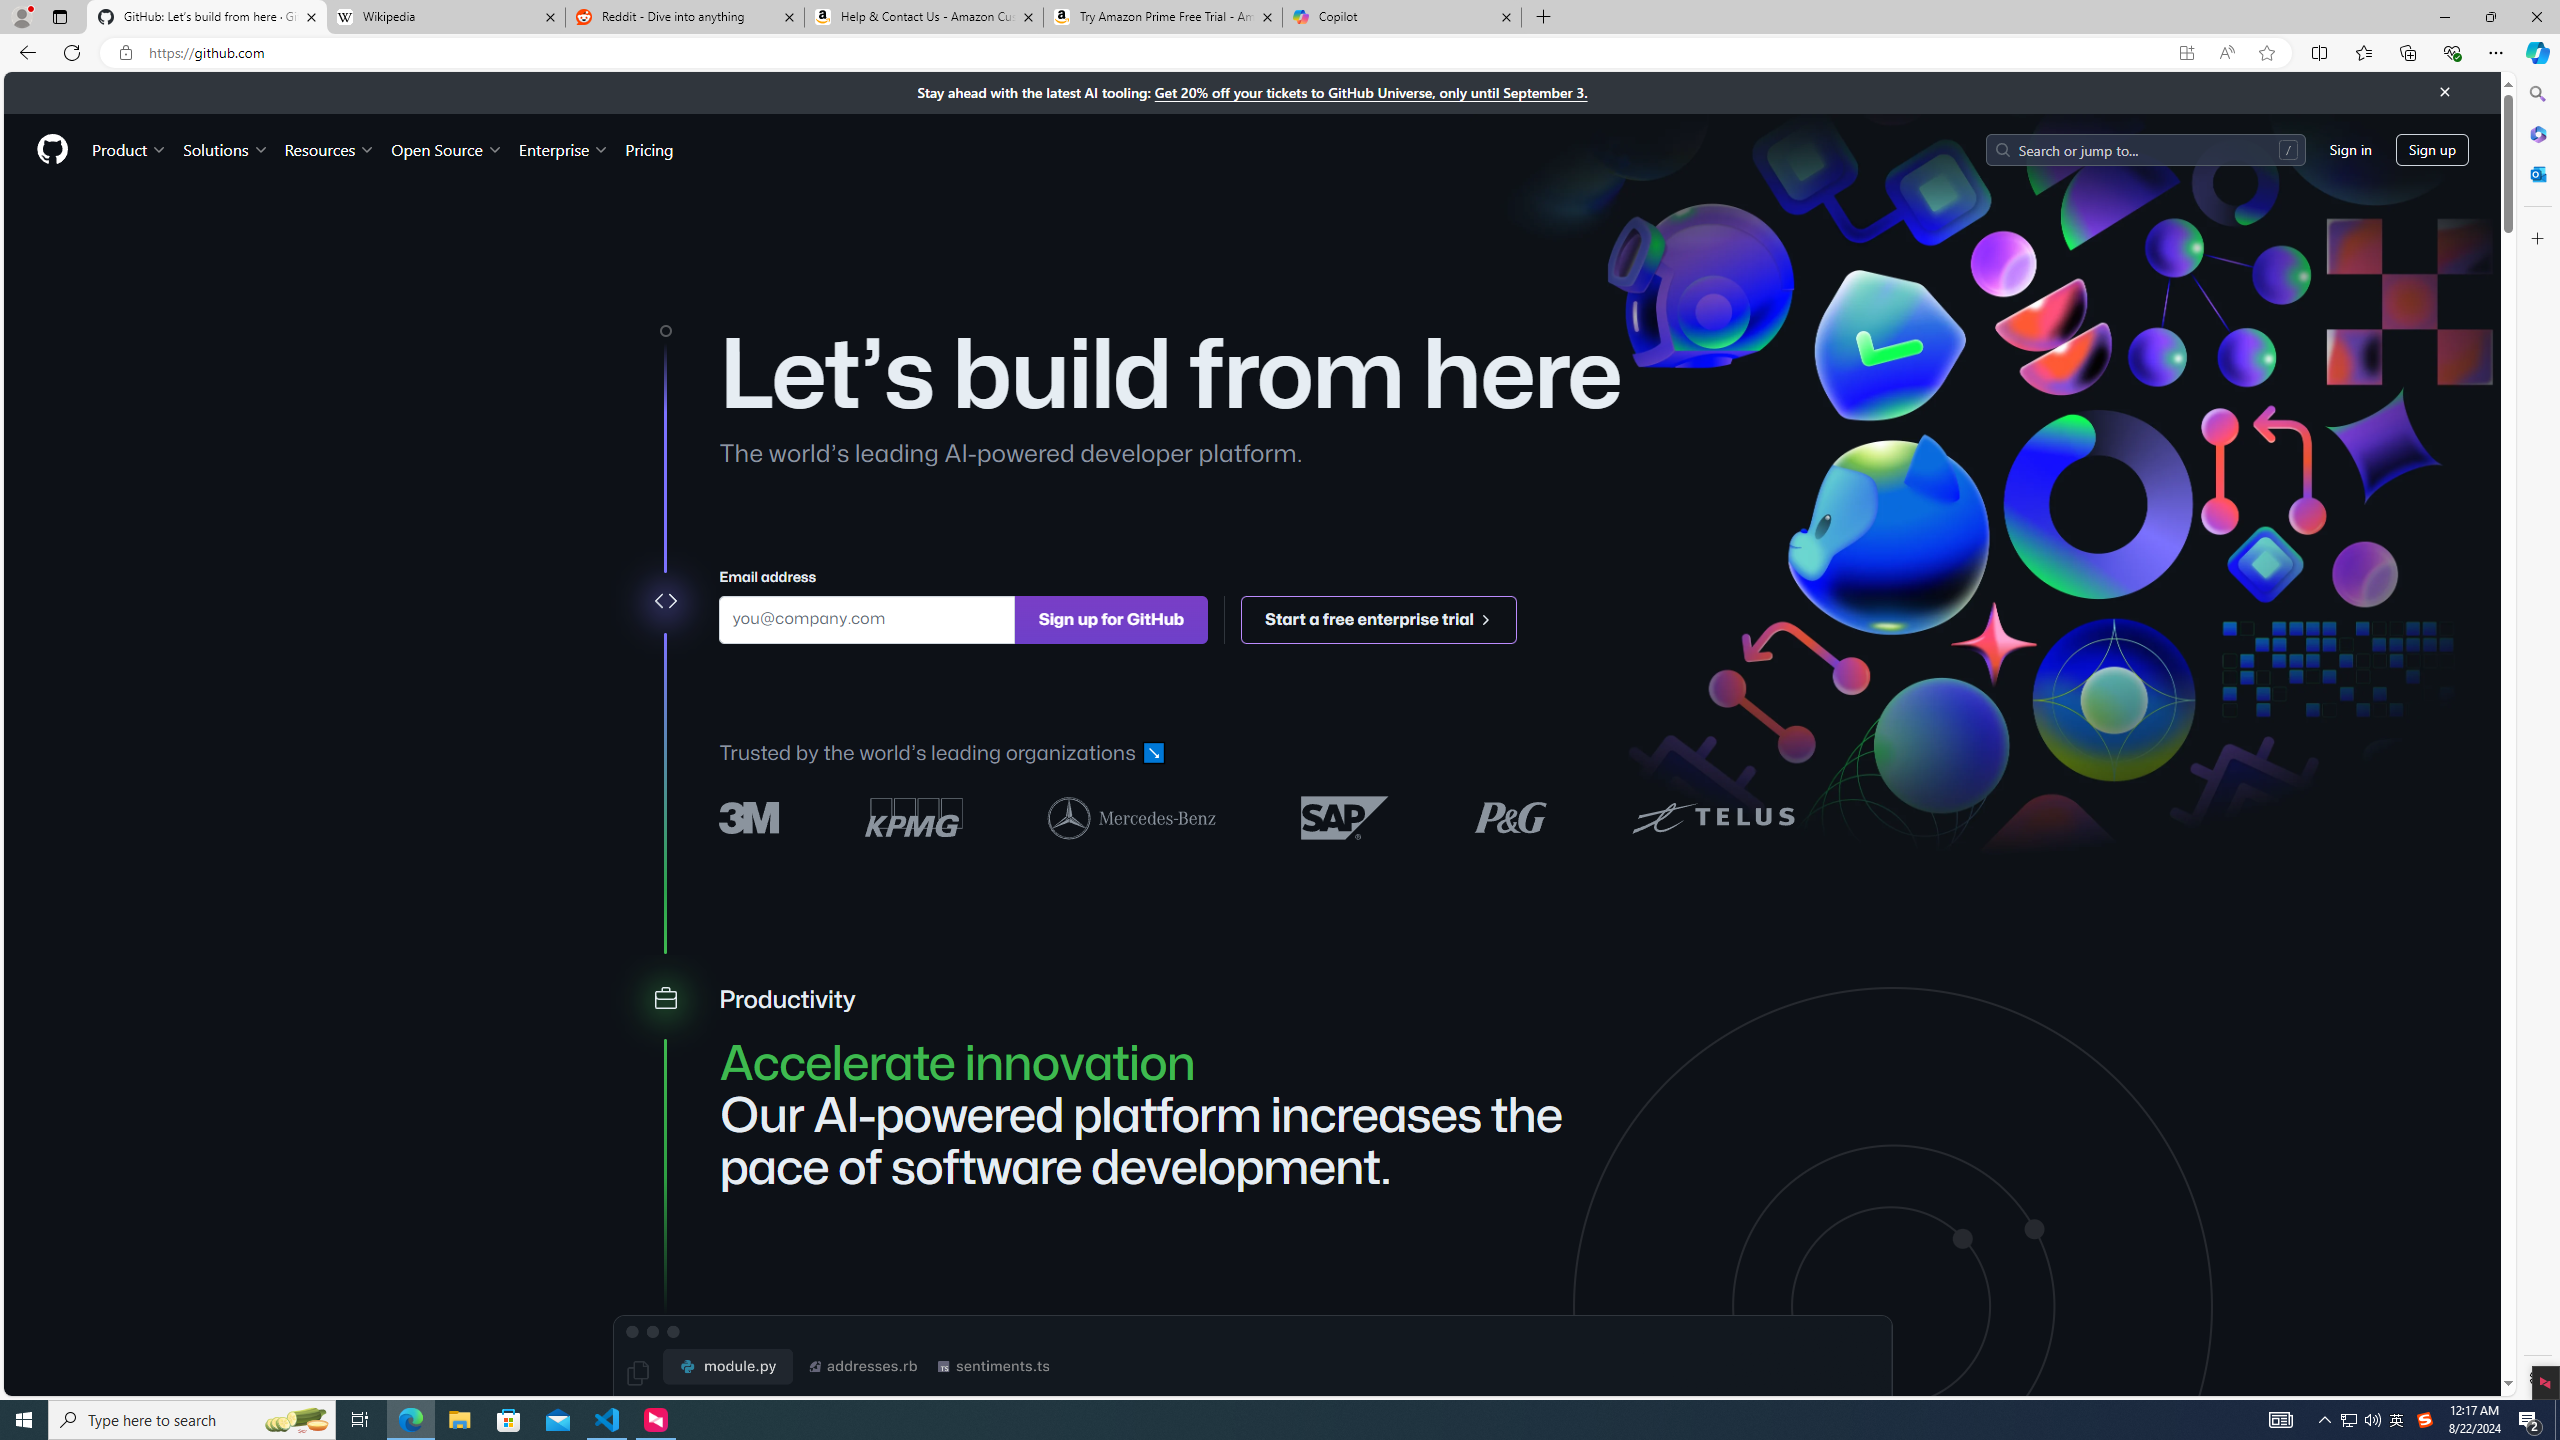 This screenshot has height=1440, width=2560. What do you see at coordinates (1110, 618) in the screenshot?
I see `'Sign up for GitHub'` at bounding box center [1110, 618].